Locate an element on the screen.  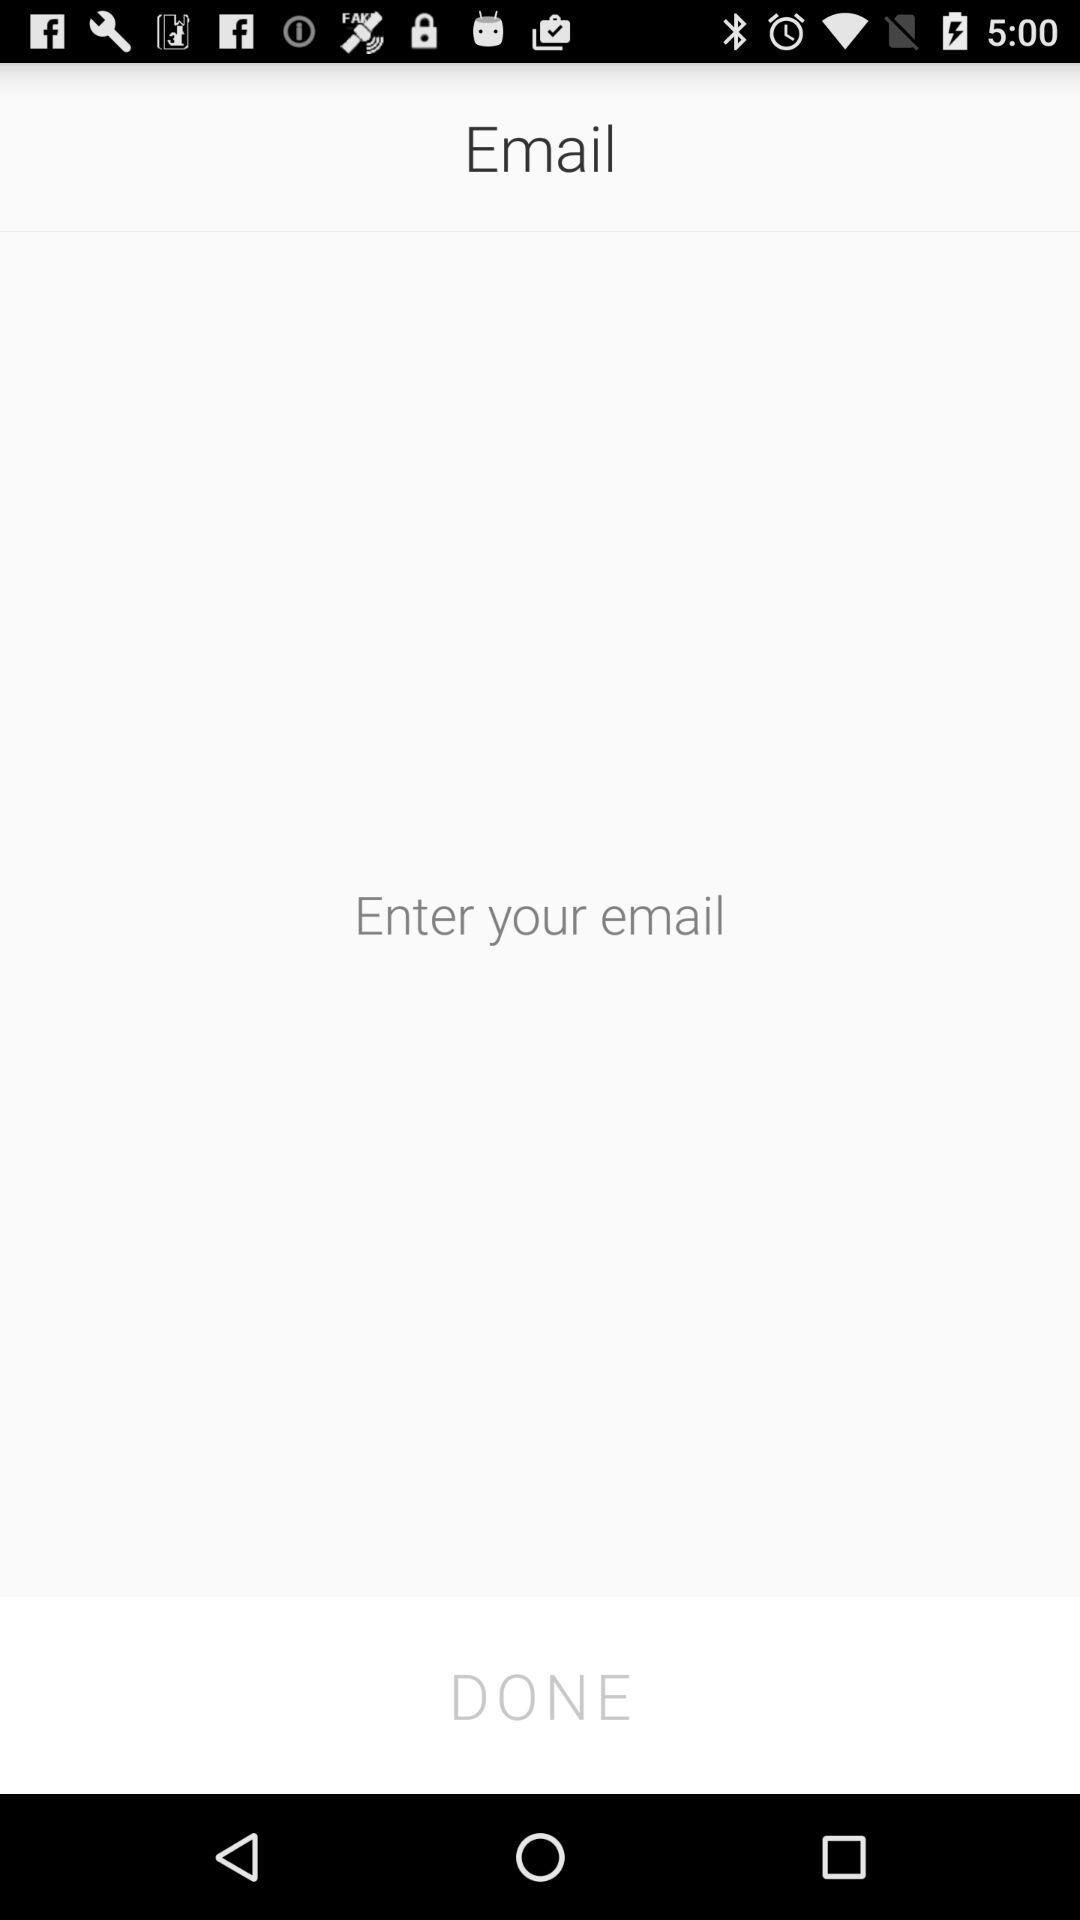
done is located at coordinates (540, 1694).